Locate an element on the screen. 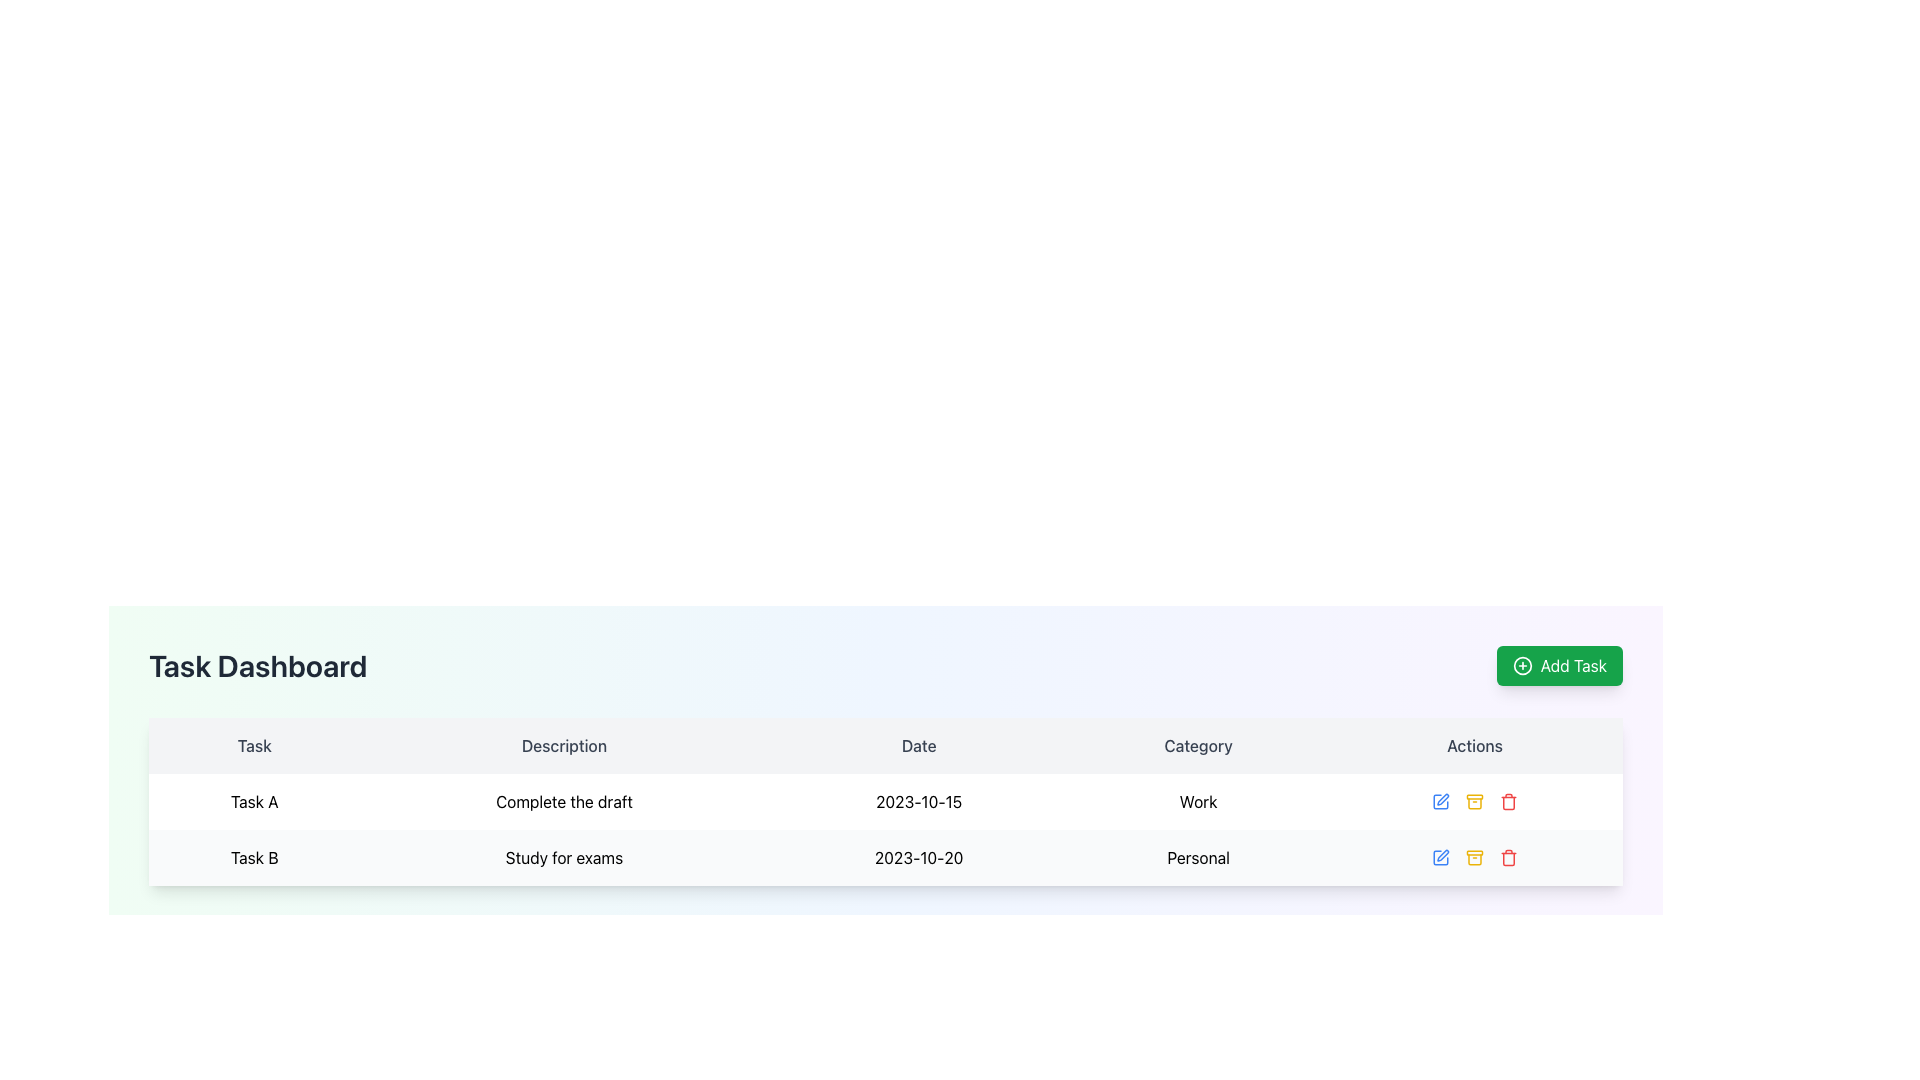 This screenshot has height=1080, width=1920. the red trash icon representing the delete action, which is the third action icon in the 'Actions' column of the second task in the task table, located at the bottom right is located at coordinates (1509, 801).